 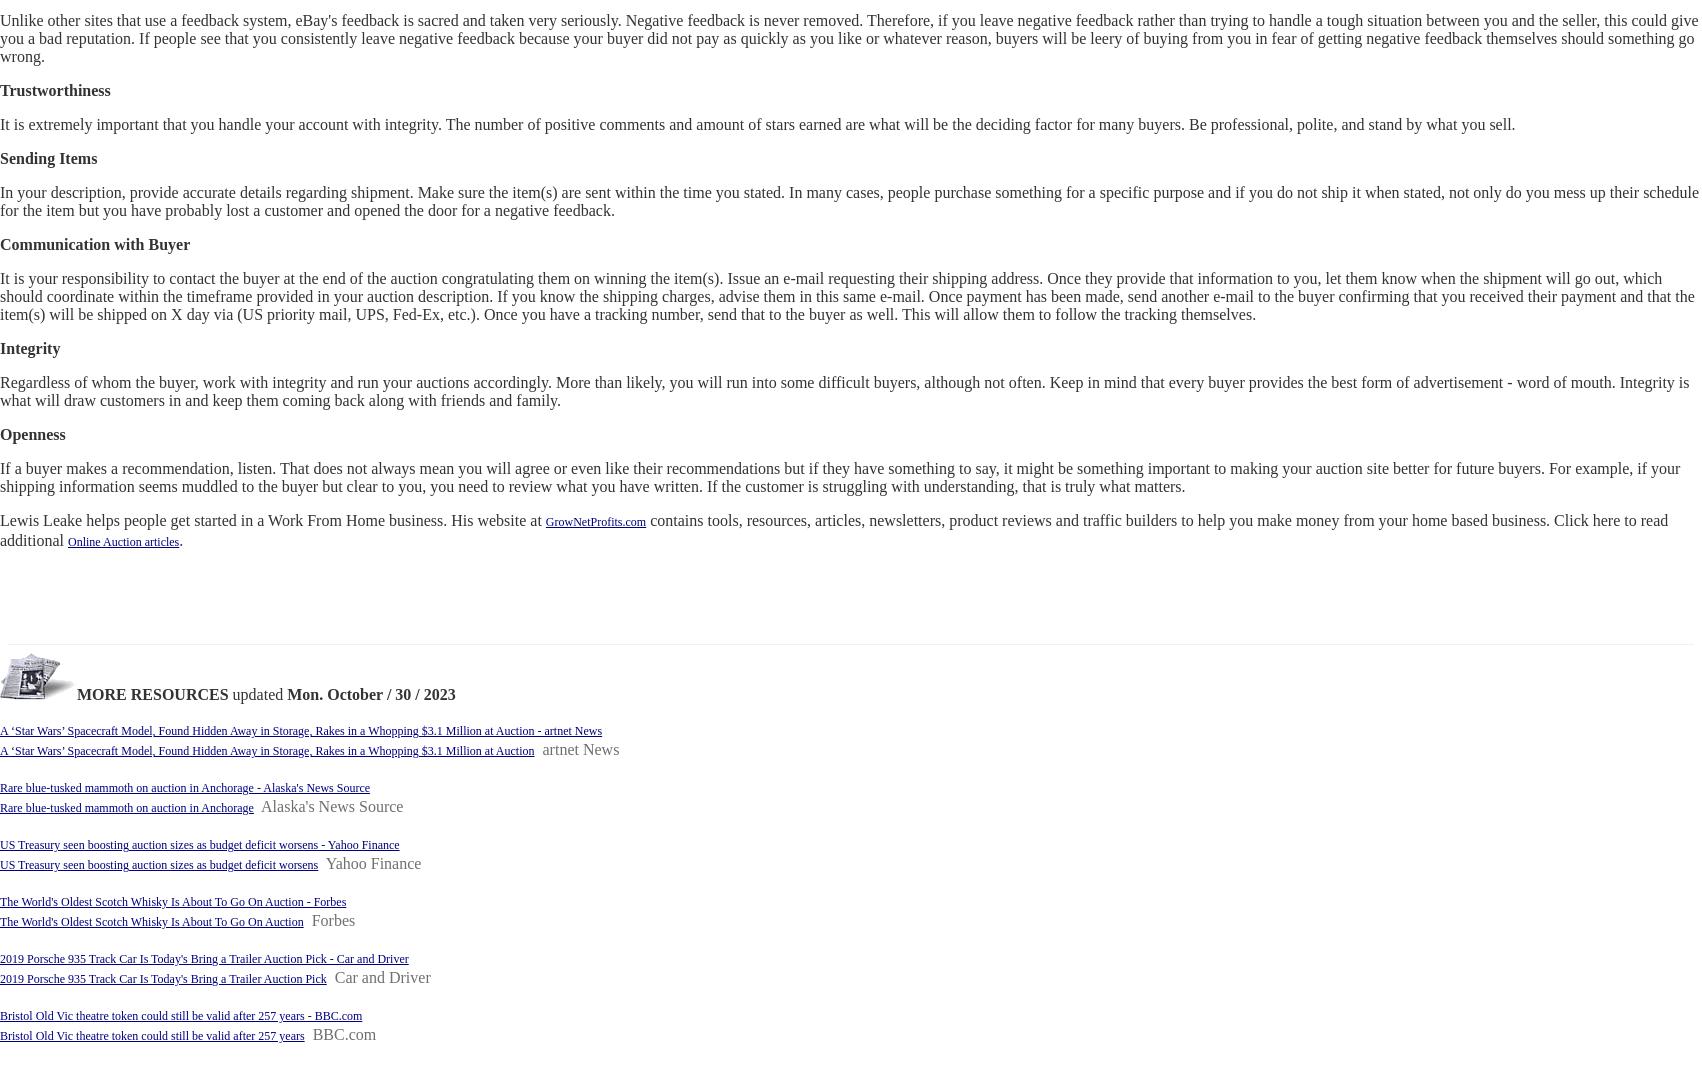 What do you see at coordinates (32, 433) in the screenshot?
I see `'Openness'` at bounding box center [32, 433].